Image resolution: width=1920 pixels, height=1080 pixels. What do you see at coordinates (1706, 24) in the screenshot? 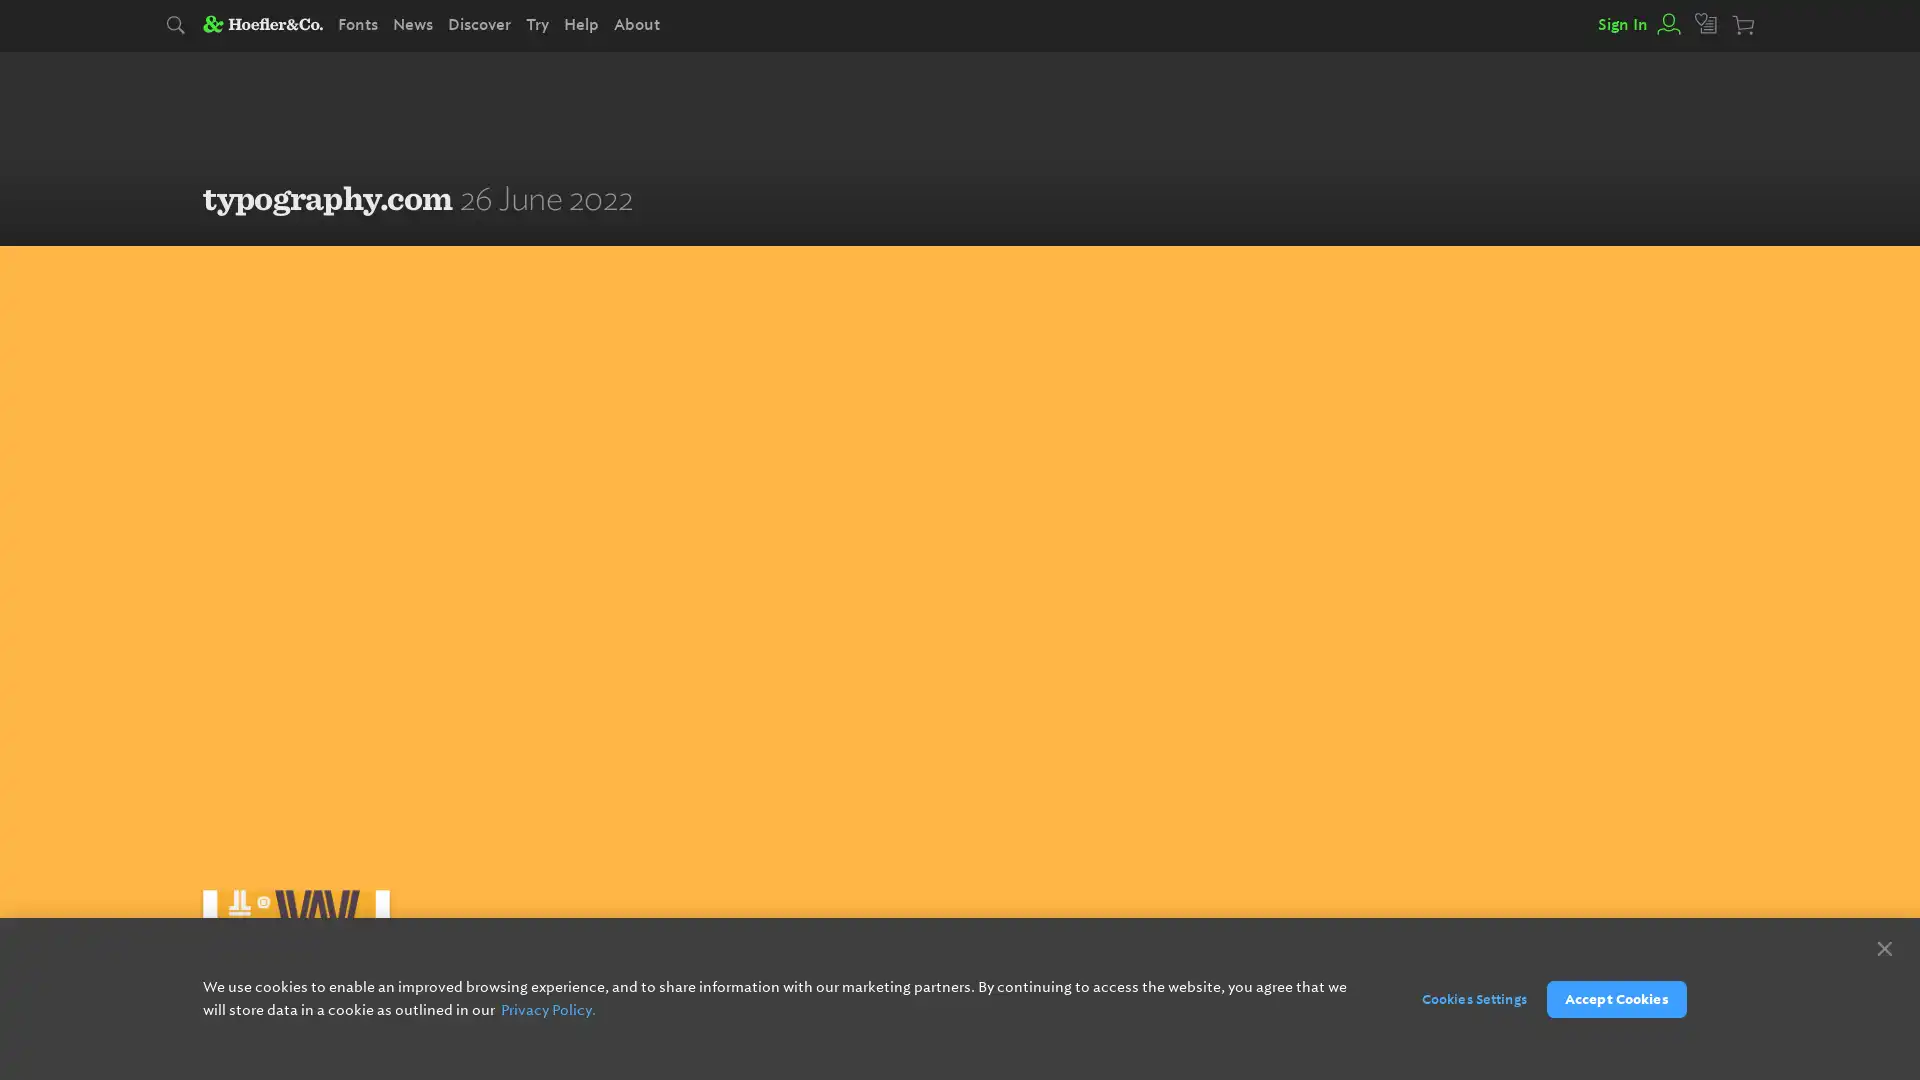
I see `View your favorites` at bounding box center [1706, 24].